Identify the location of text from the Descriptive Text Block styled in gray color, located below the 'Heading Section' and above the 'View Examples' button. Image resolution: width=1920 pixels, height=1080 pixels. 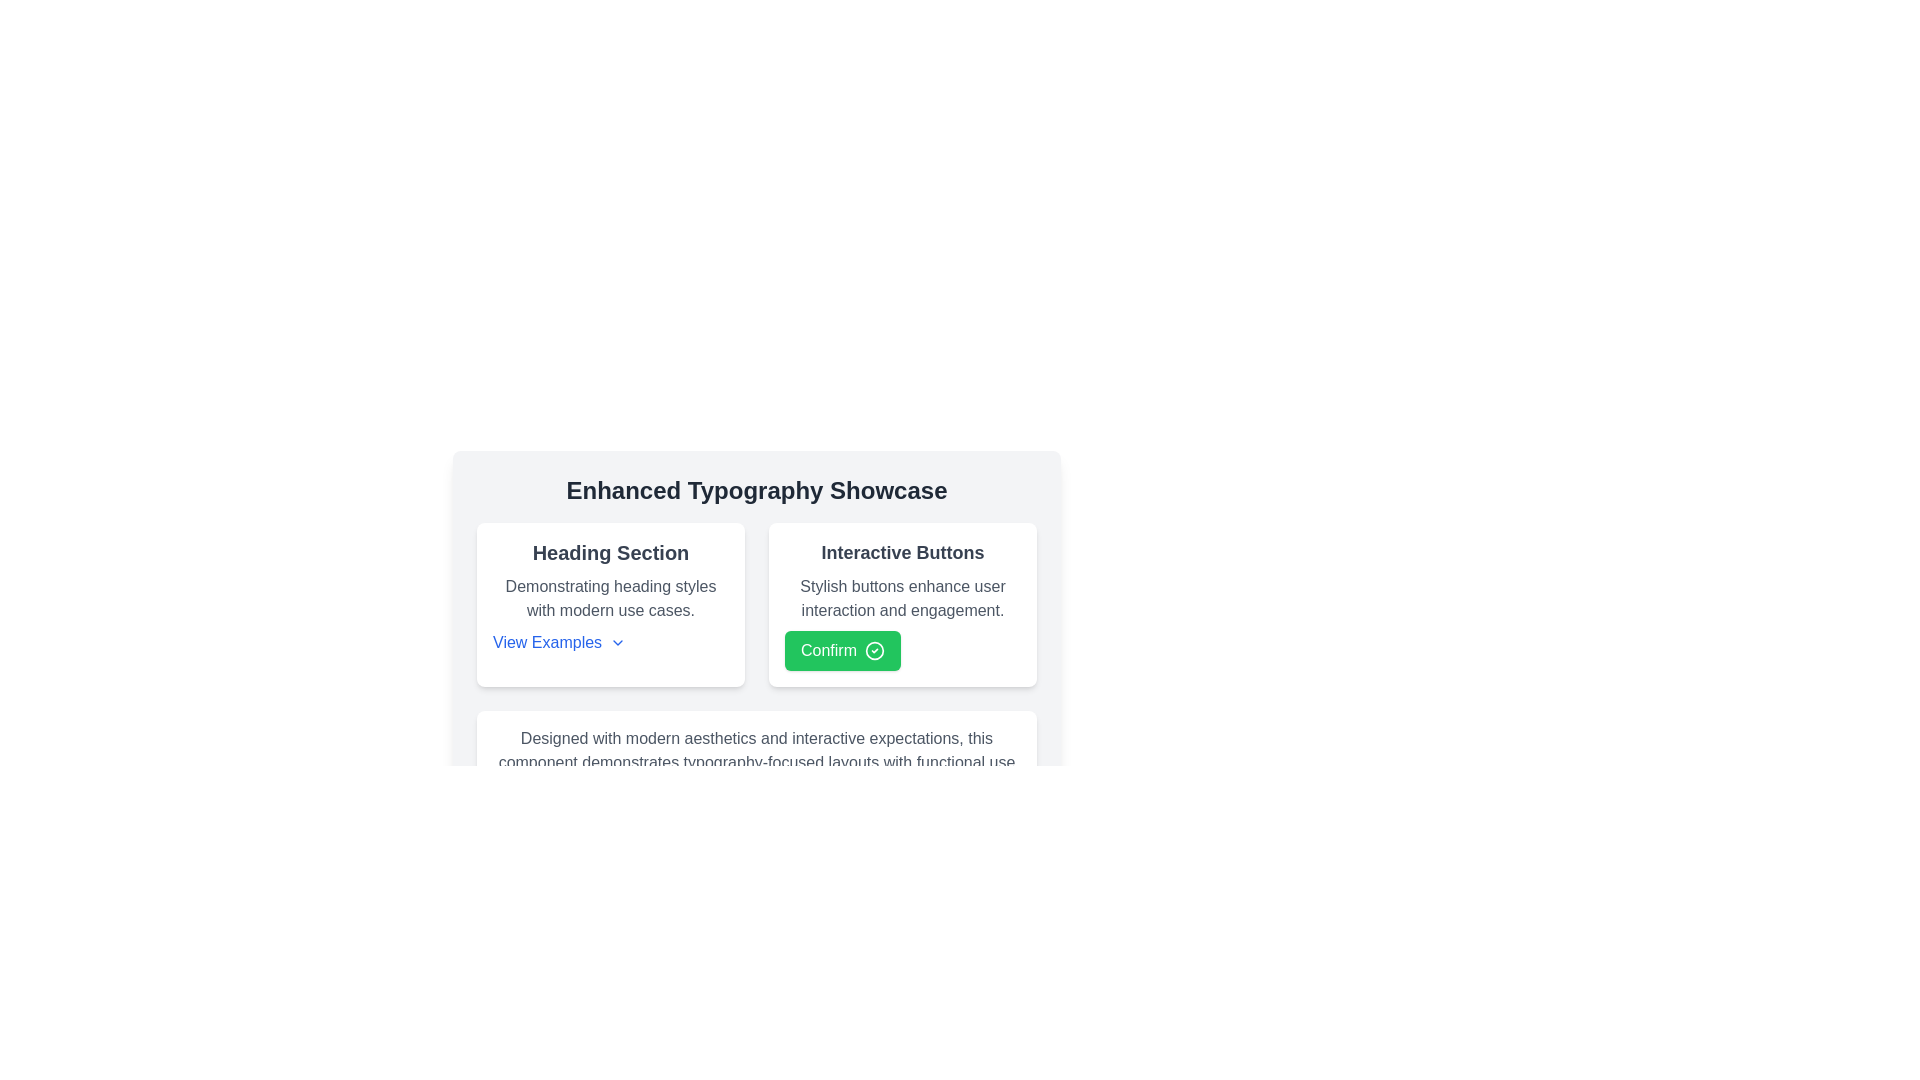
(609, 597).